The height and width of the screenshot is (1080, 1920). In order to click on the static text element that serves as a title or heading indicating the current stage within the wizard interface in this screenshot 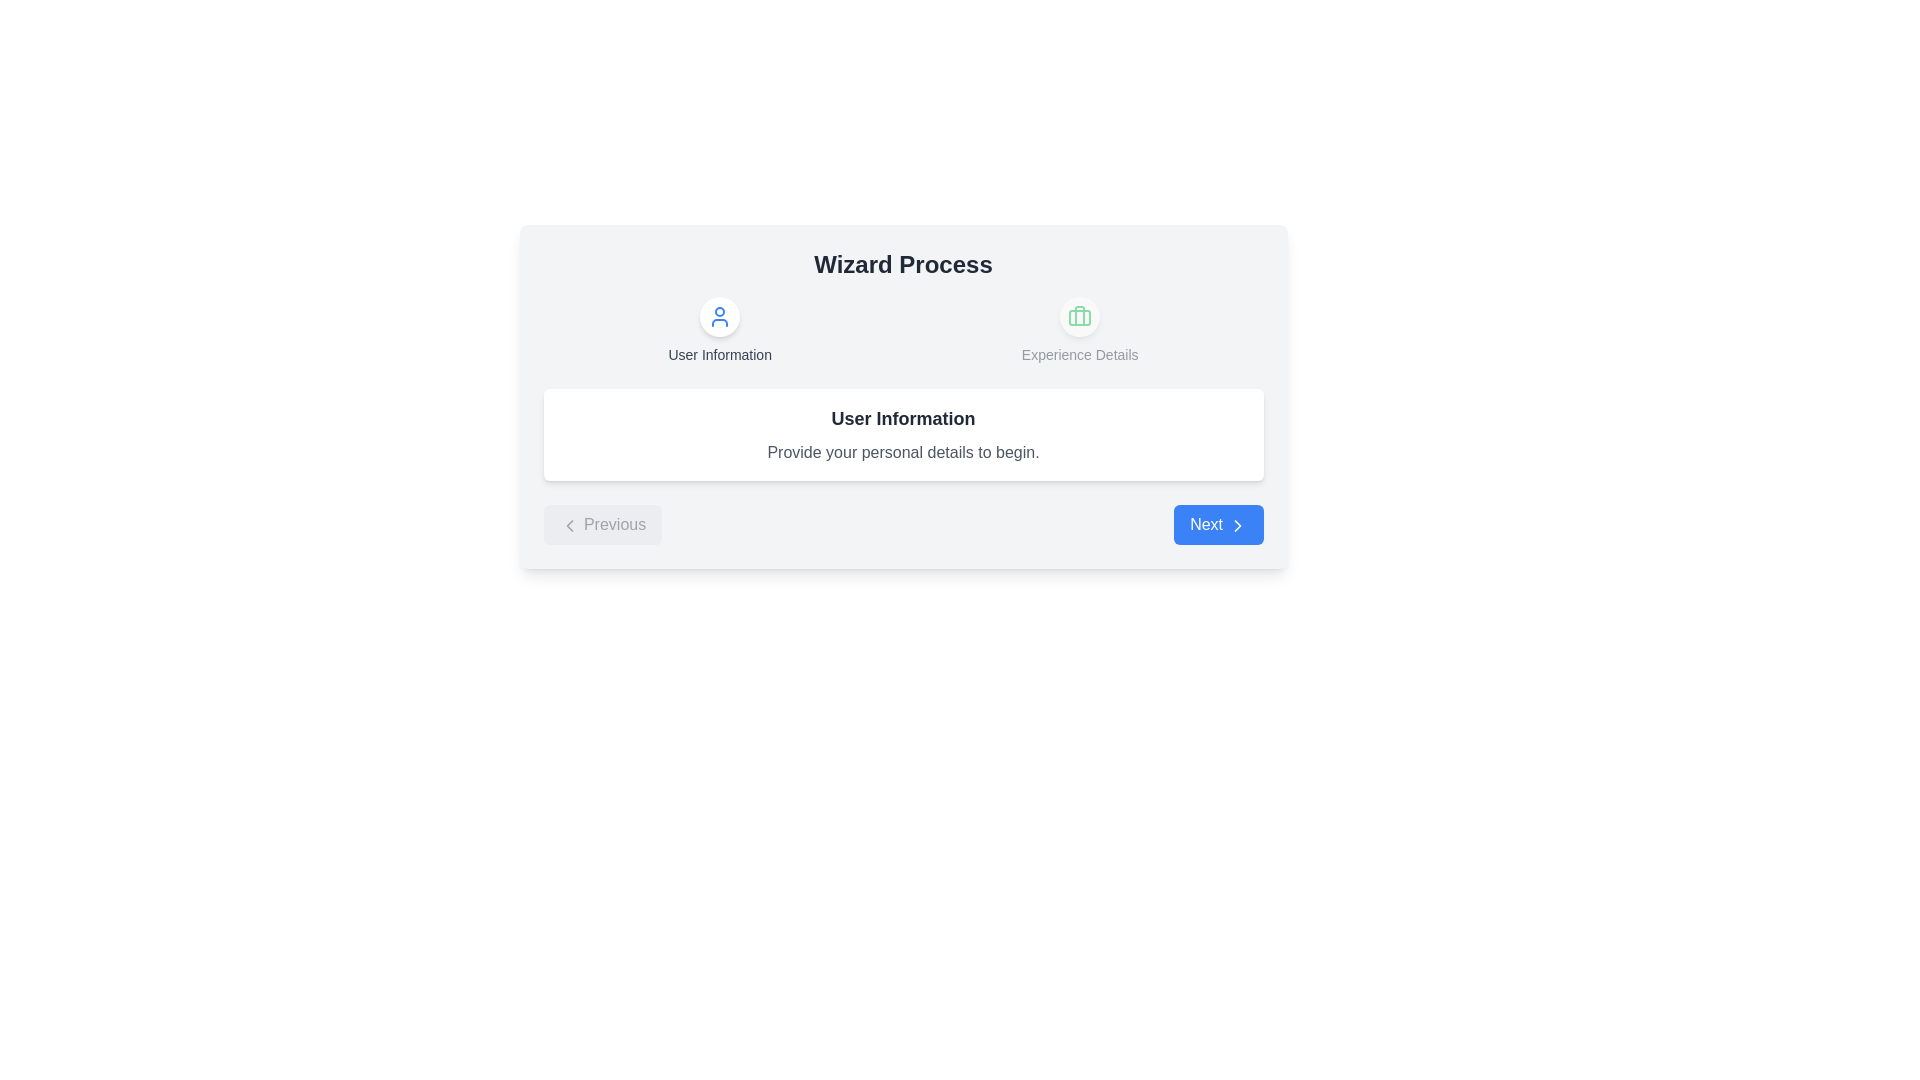, I will do `click(902, 264)`.